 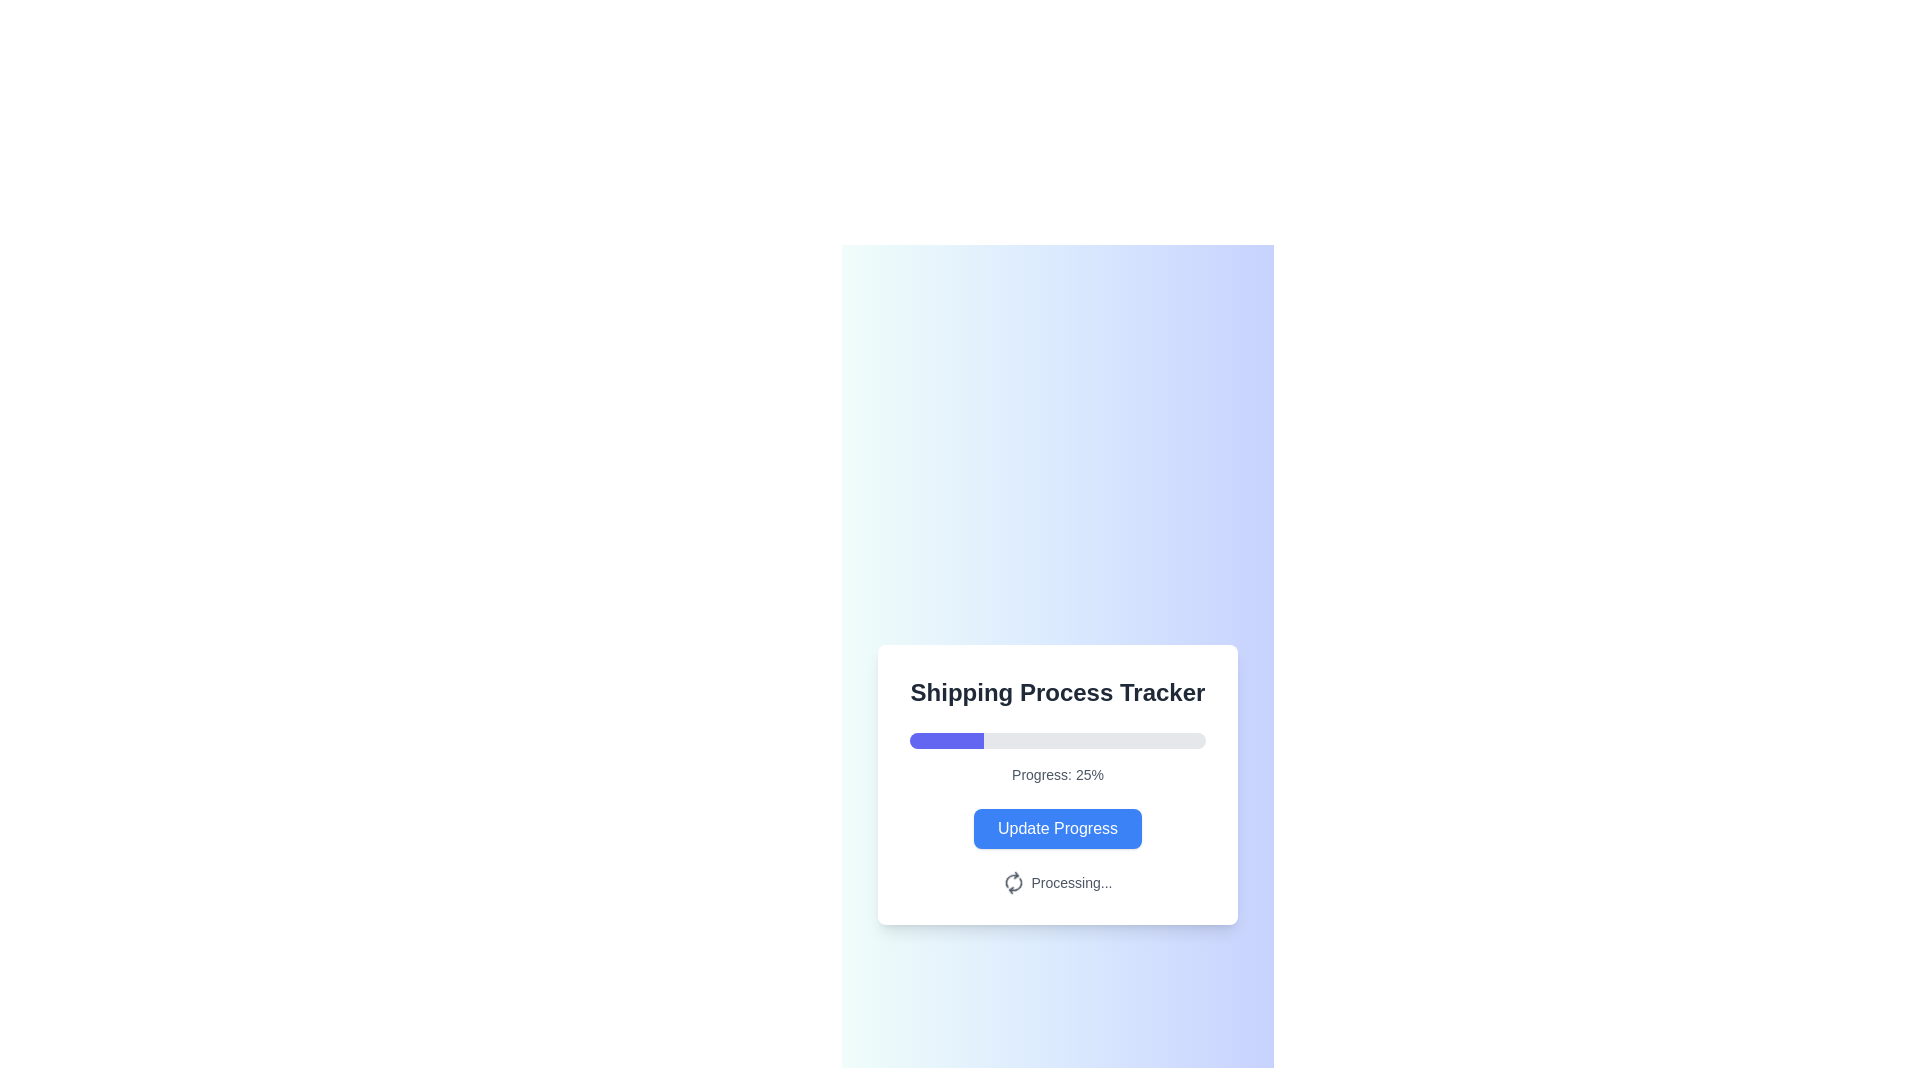 I want to click on the text label that displays the current progress percentage, located below the progress bar and above the 'Update Progress' button, so click(x=1056, y=774).